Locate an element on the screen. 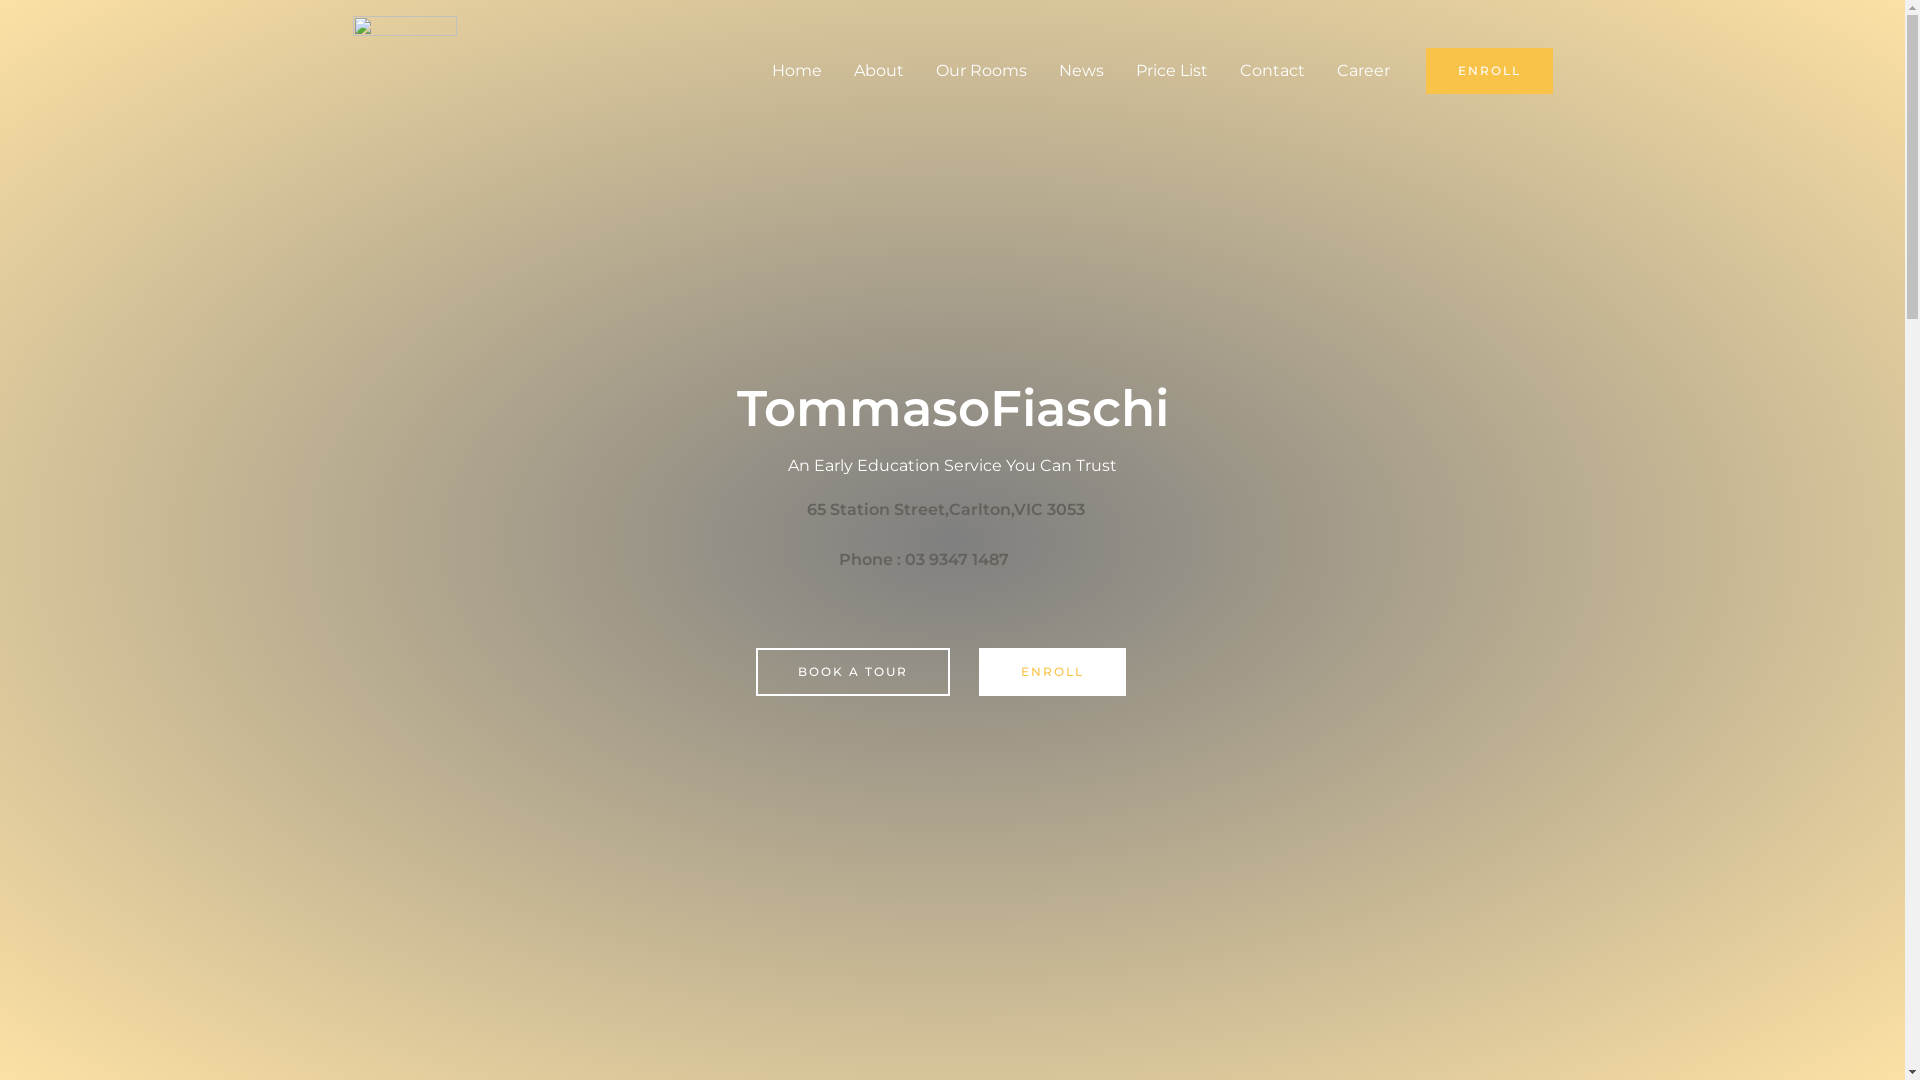 This screenshot has width=1920, height=1080. 'ENROLL' is located at coordinates (1489, 69).